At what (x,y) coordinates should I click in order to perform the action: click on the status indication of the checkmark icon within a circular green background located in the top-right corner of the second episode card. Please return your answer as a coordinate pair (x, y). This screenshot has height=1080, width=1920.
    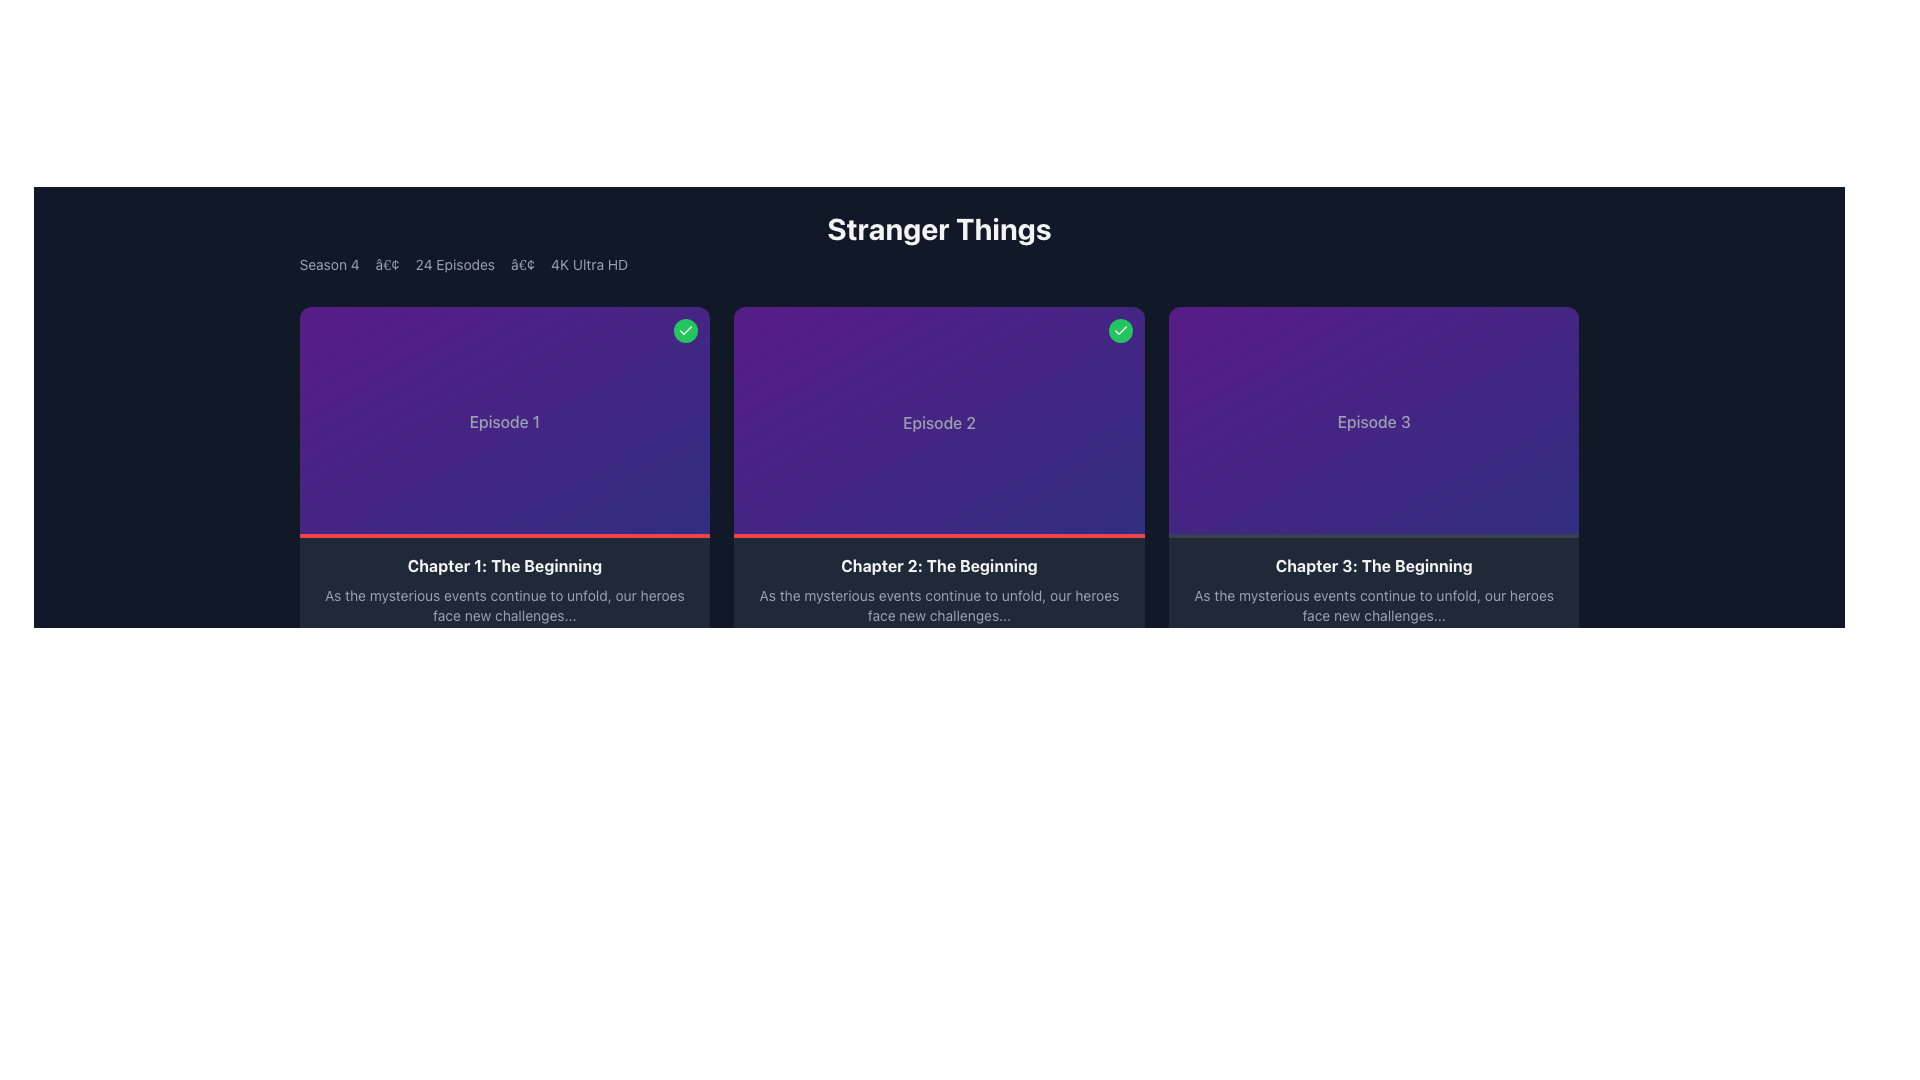
    Looking at the image, I should click on (1120, 330).